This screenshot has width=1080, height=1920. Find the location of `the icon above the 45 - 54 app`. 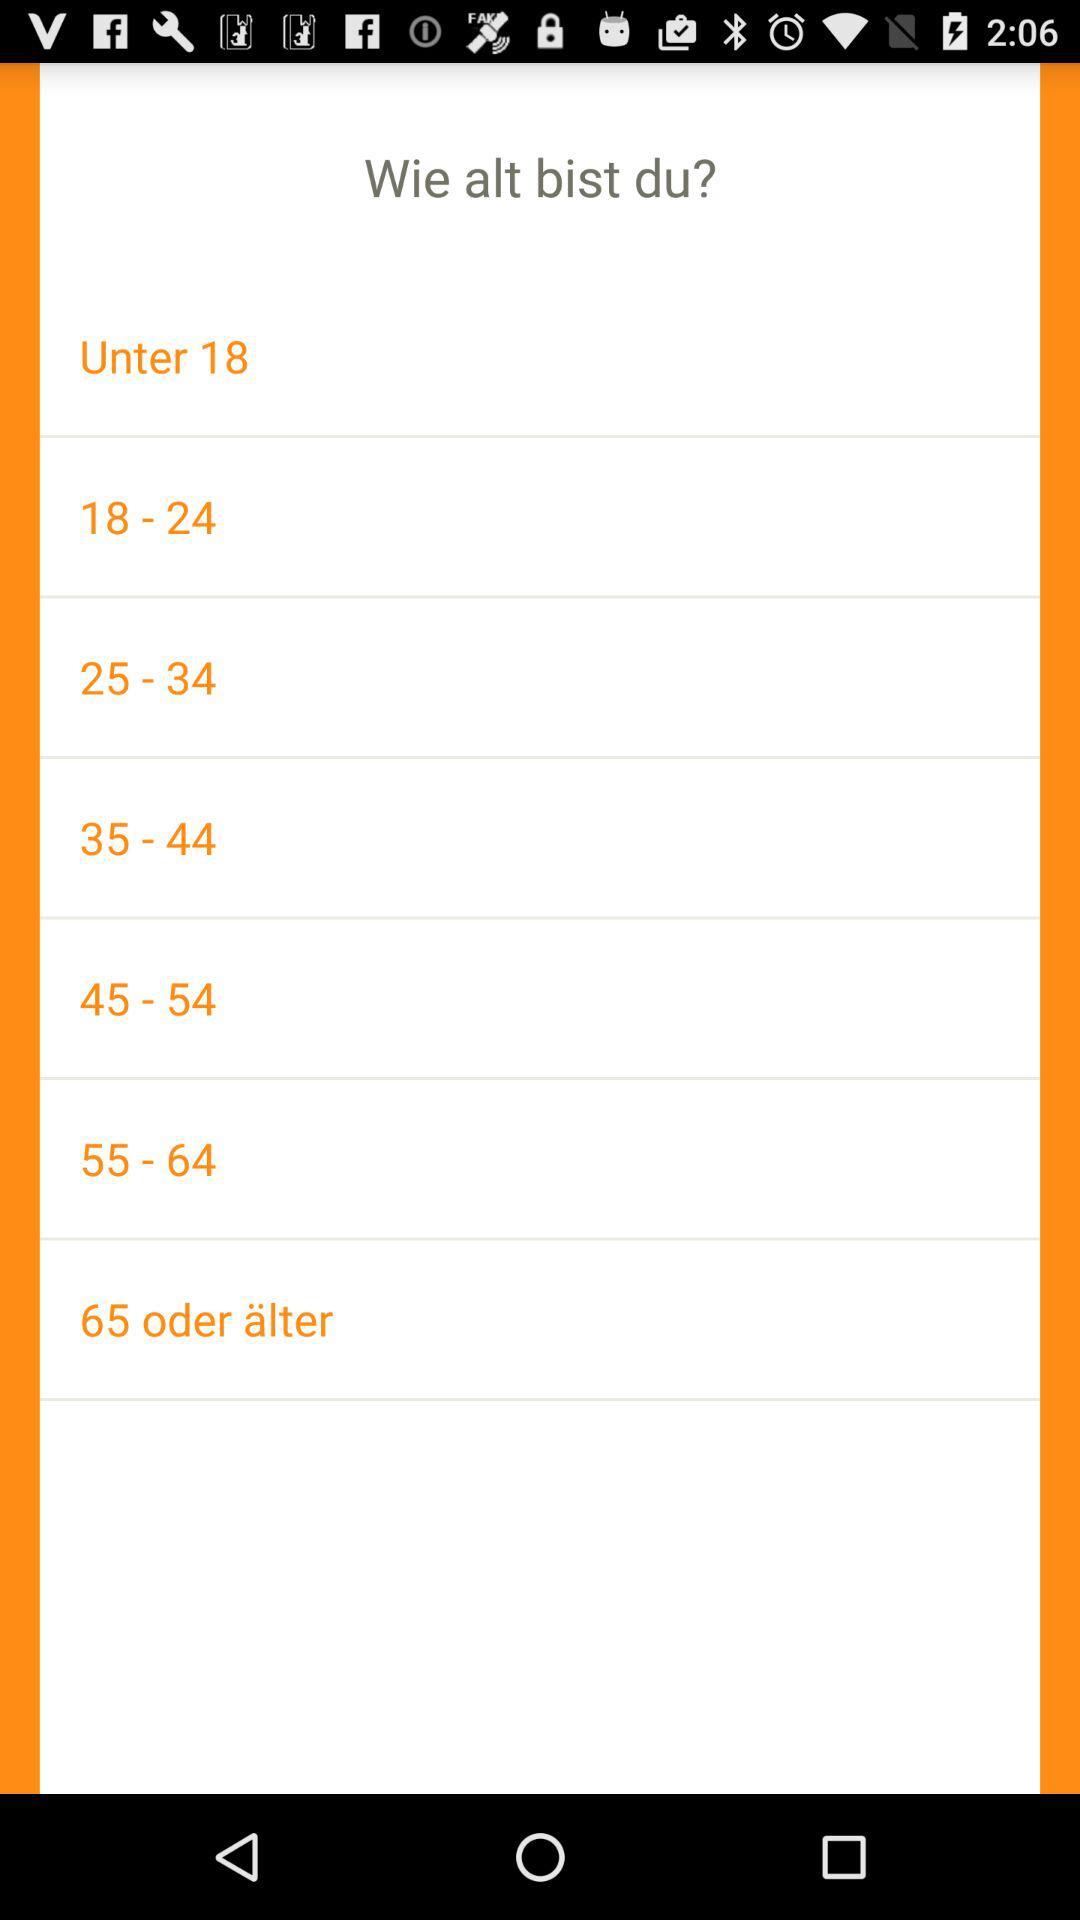

the icon above the 45 - 54 app is located at coordinates (540, 837).